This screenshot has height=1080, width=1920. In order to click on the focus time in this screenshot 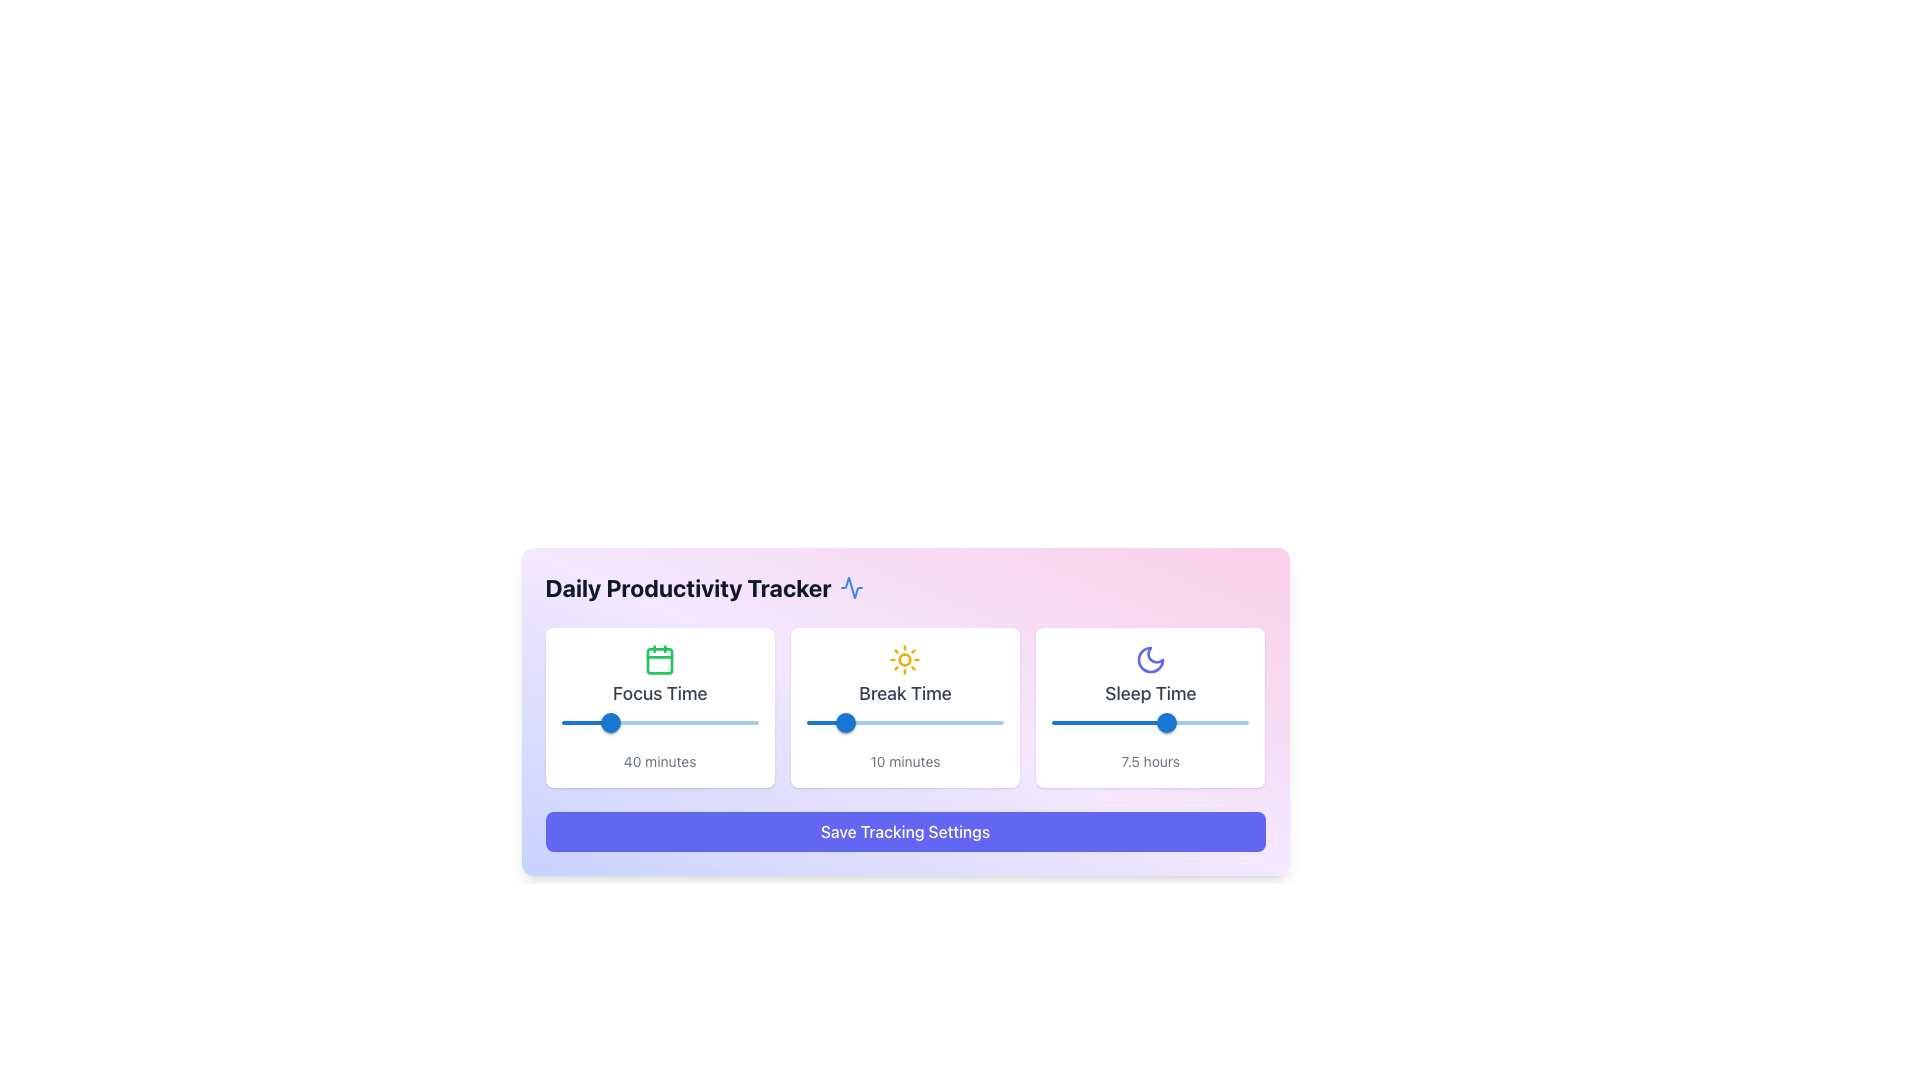, I will do `click(605, 722)`.